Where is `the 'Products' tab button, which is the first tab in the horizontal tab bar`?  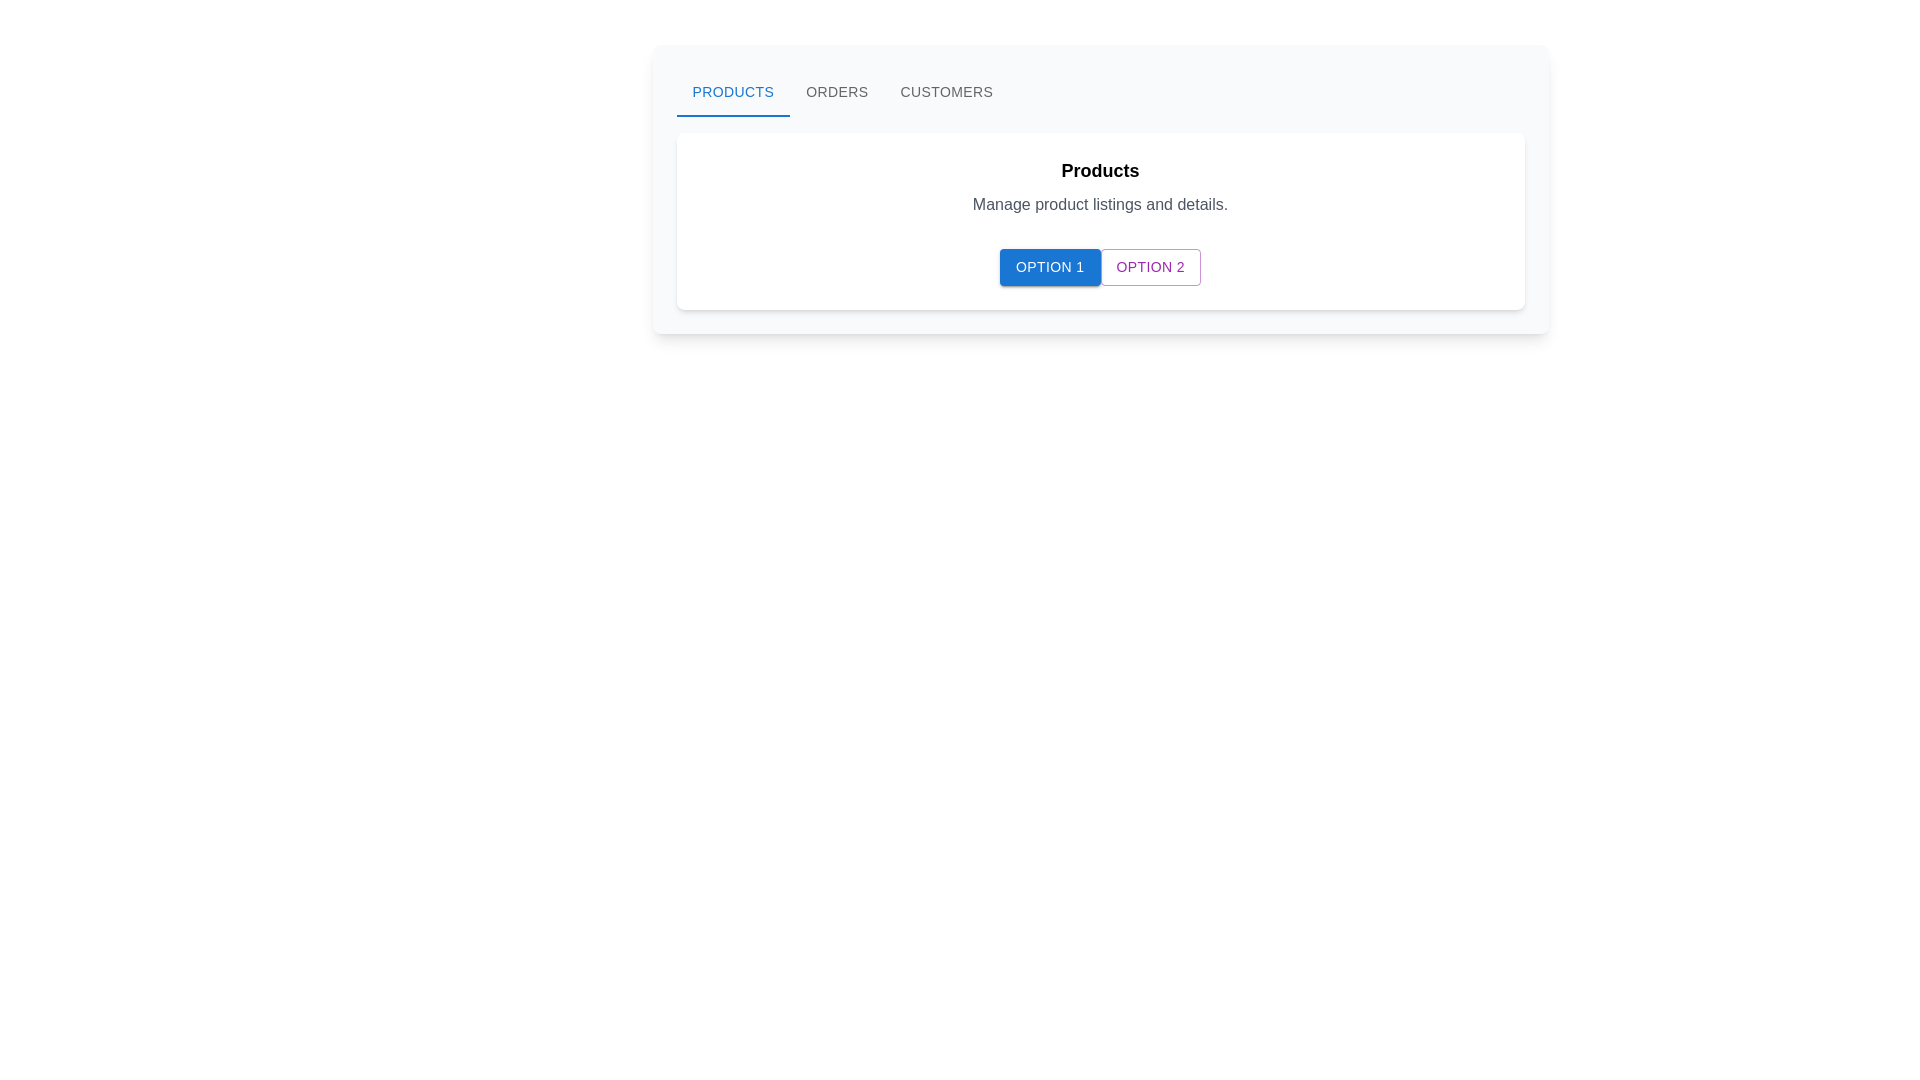
the 'Products' tab button, which is the first tab in the horizontal tab bar is located at coordinates (732, 92).